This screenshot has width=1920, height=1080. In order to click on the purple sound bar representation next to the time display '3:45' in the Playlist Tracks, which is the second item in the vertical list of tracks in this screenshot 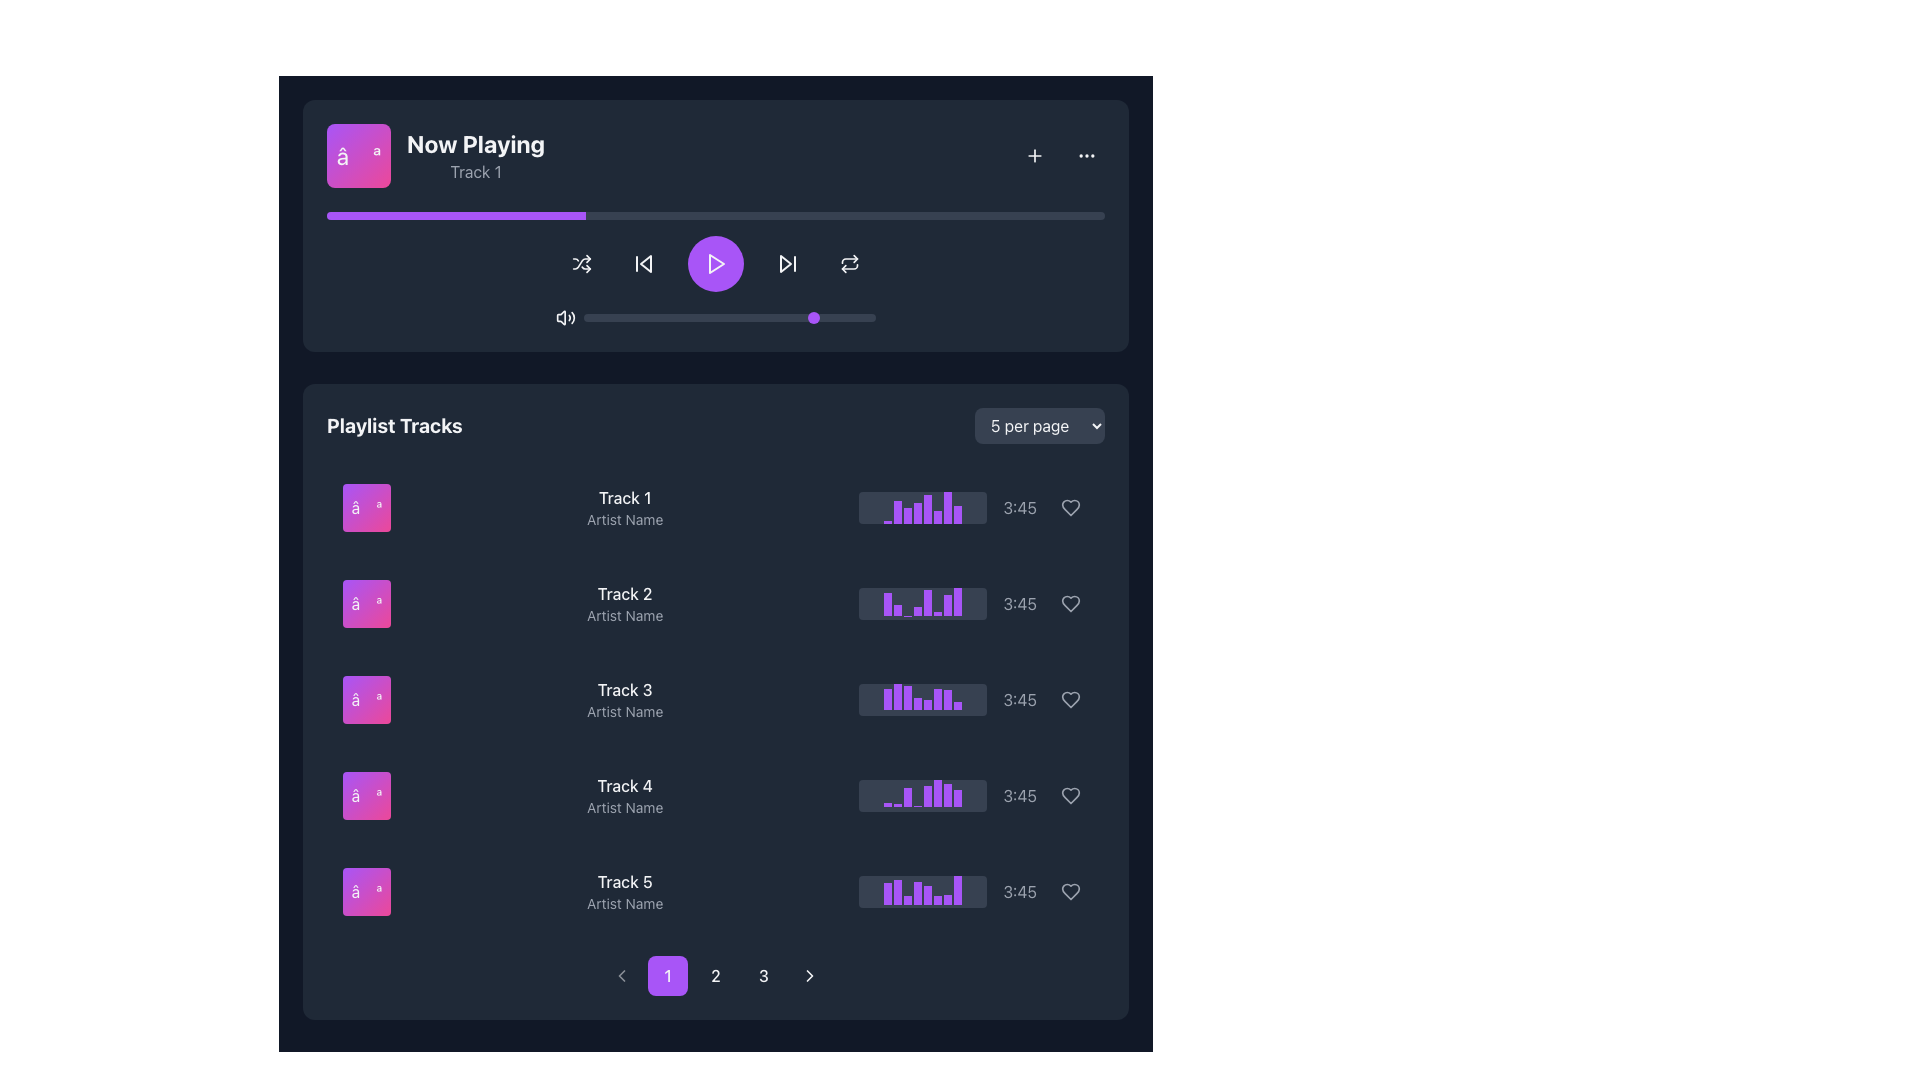, I will do `click(974, 603)`.